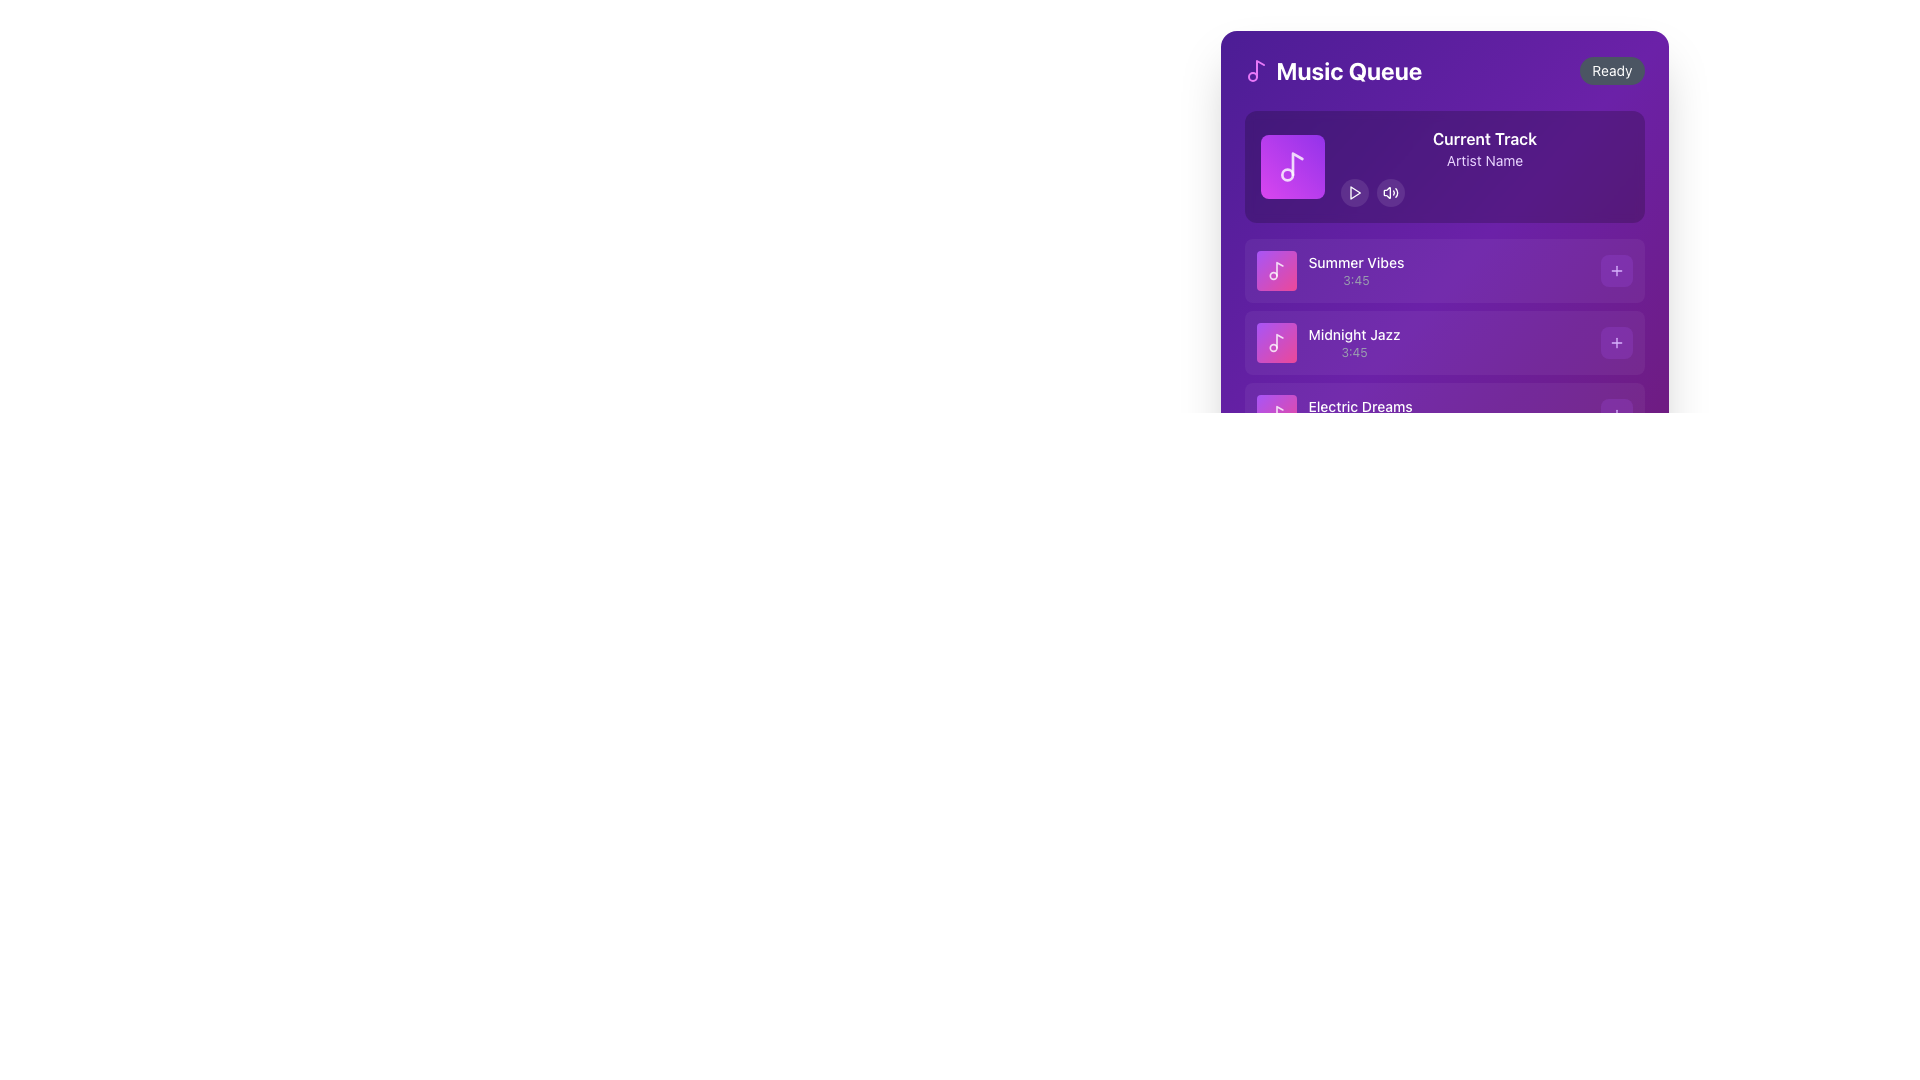  Describe the element at coordinates (1354, 192) in the screenshot. I see `the icon-based play button located near the top section of the purple music queue interface` at that location.